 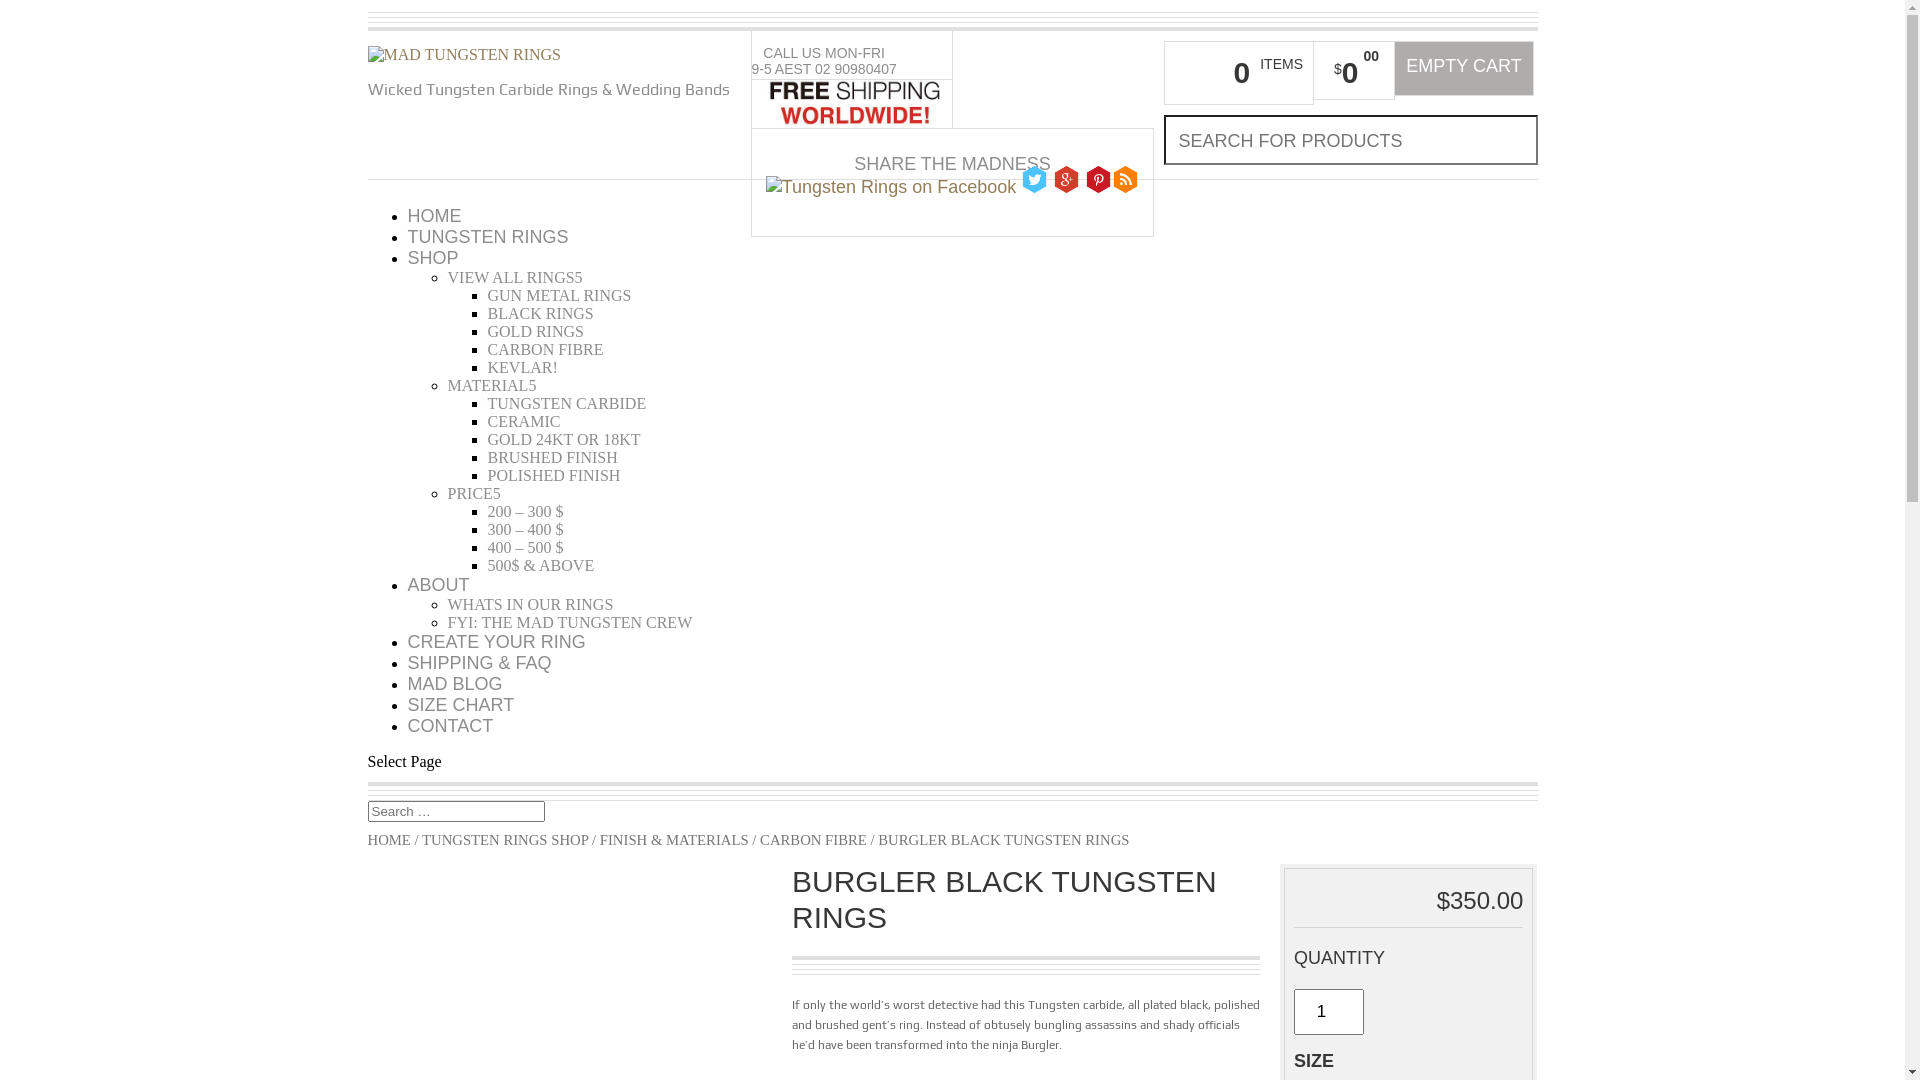 What do you see at coordinates (546, 348) in the screenshot?
I see `'CARBON FIBRE'` at bounding box center [546, 348].